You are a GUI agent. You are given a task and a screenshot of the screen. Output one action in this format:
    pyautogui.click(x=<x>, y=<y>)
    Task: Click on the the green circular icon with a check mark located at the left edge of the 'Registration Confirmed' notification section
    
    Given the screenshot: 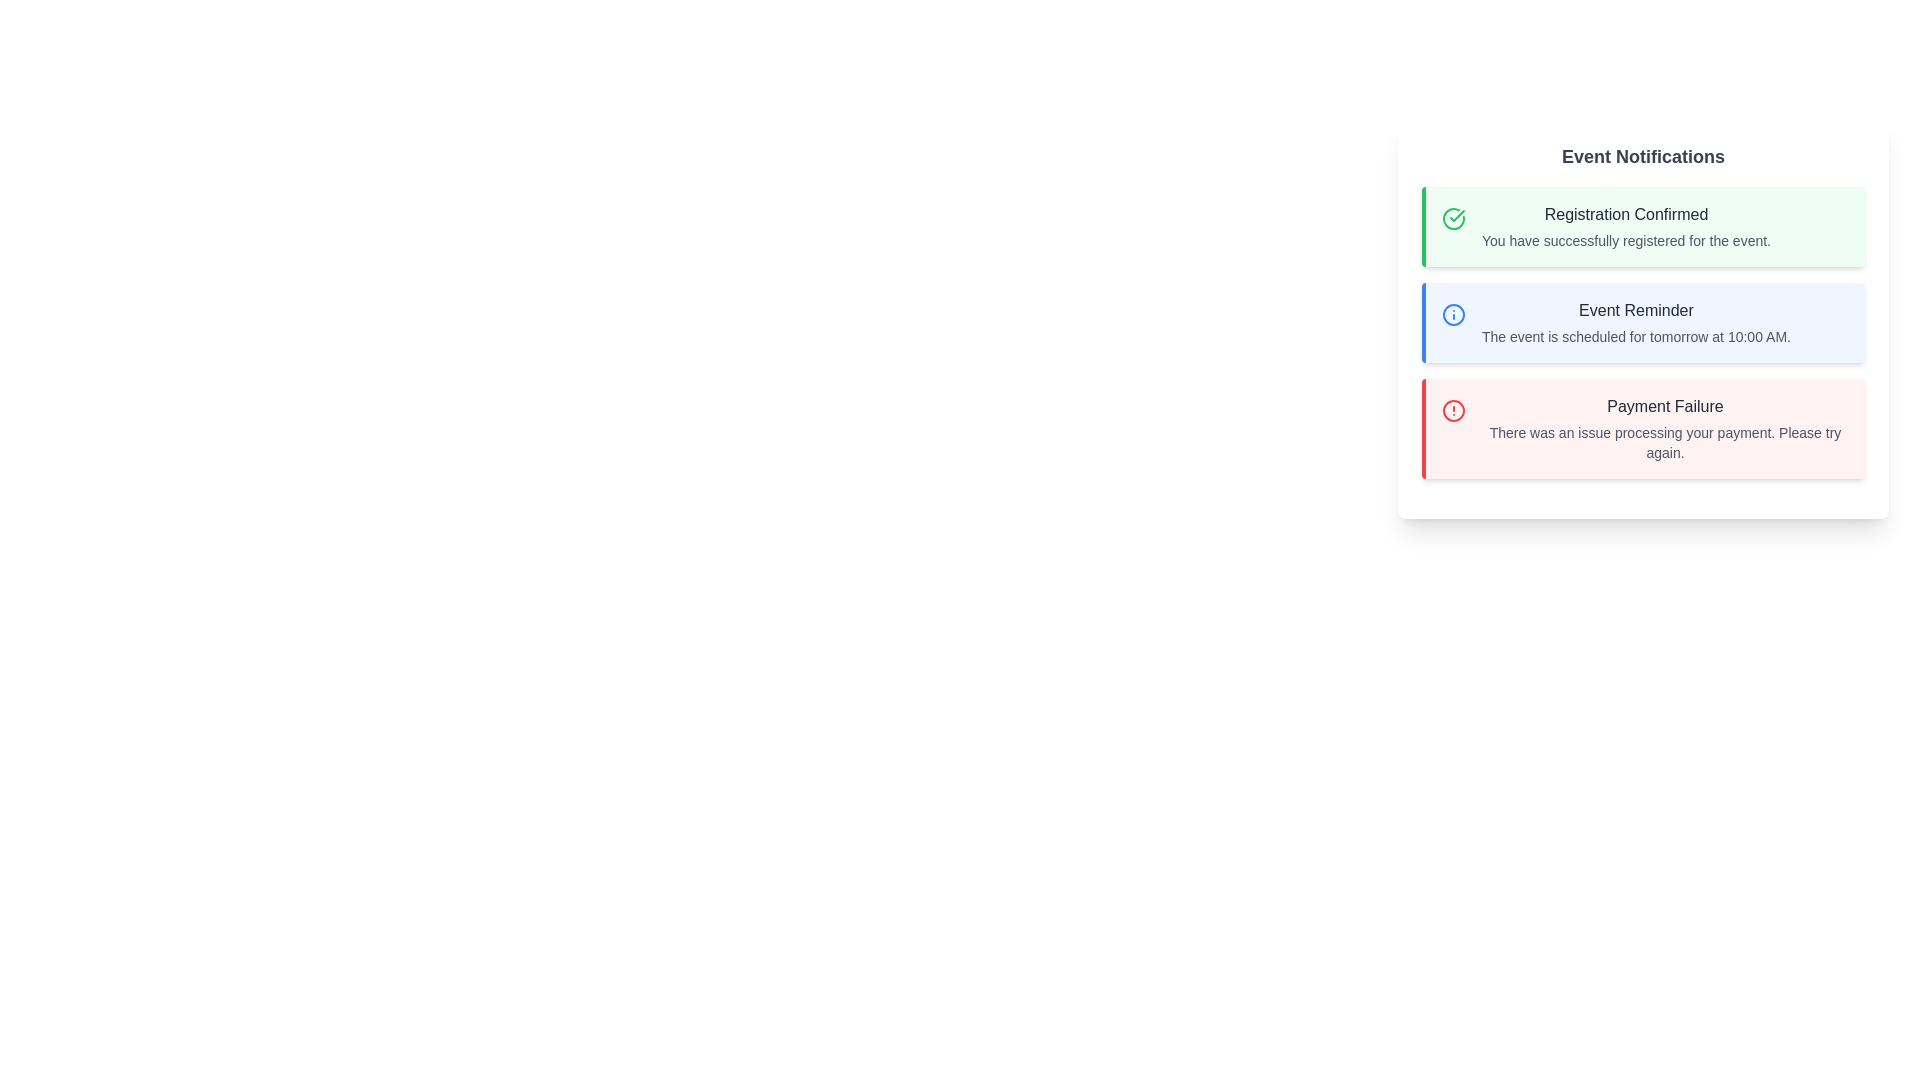 What is the action you would take?
    pyautogui.click(x=1454, y=219)
    